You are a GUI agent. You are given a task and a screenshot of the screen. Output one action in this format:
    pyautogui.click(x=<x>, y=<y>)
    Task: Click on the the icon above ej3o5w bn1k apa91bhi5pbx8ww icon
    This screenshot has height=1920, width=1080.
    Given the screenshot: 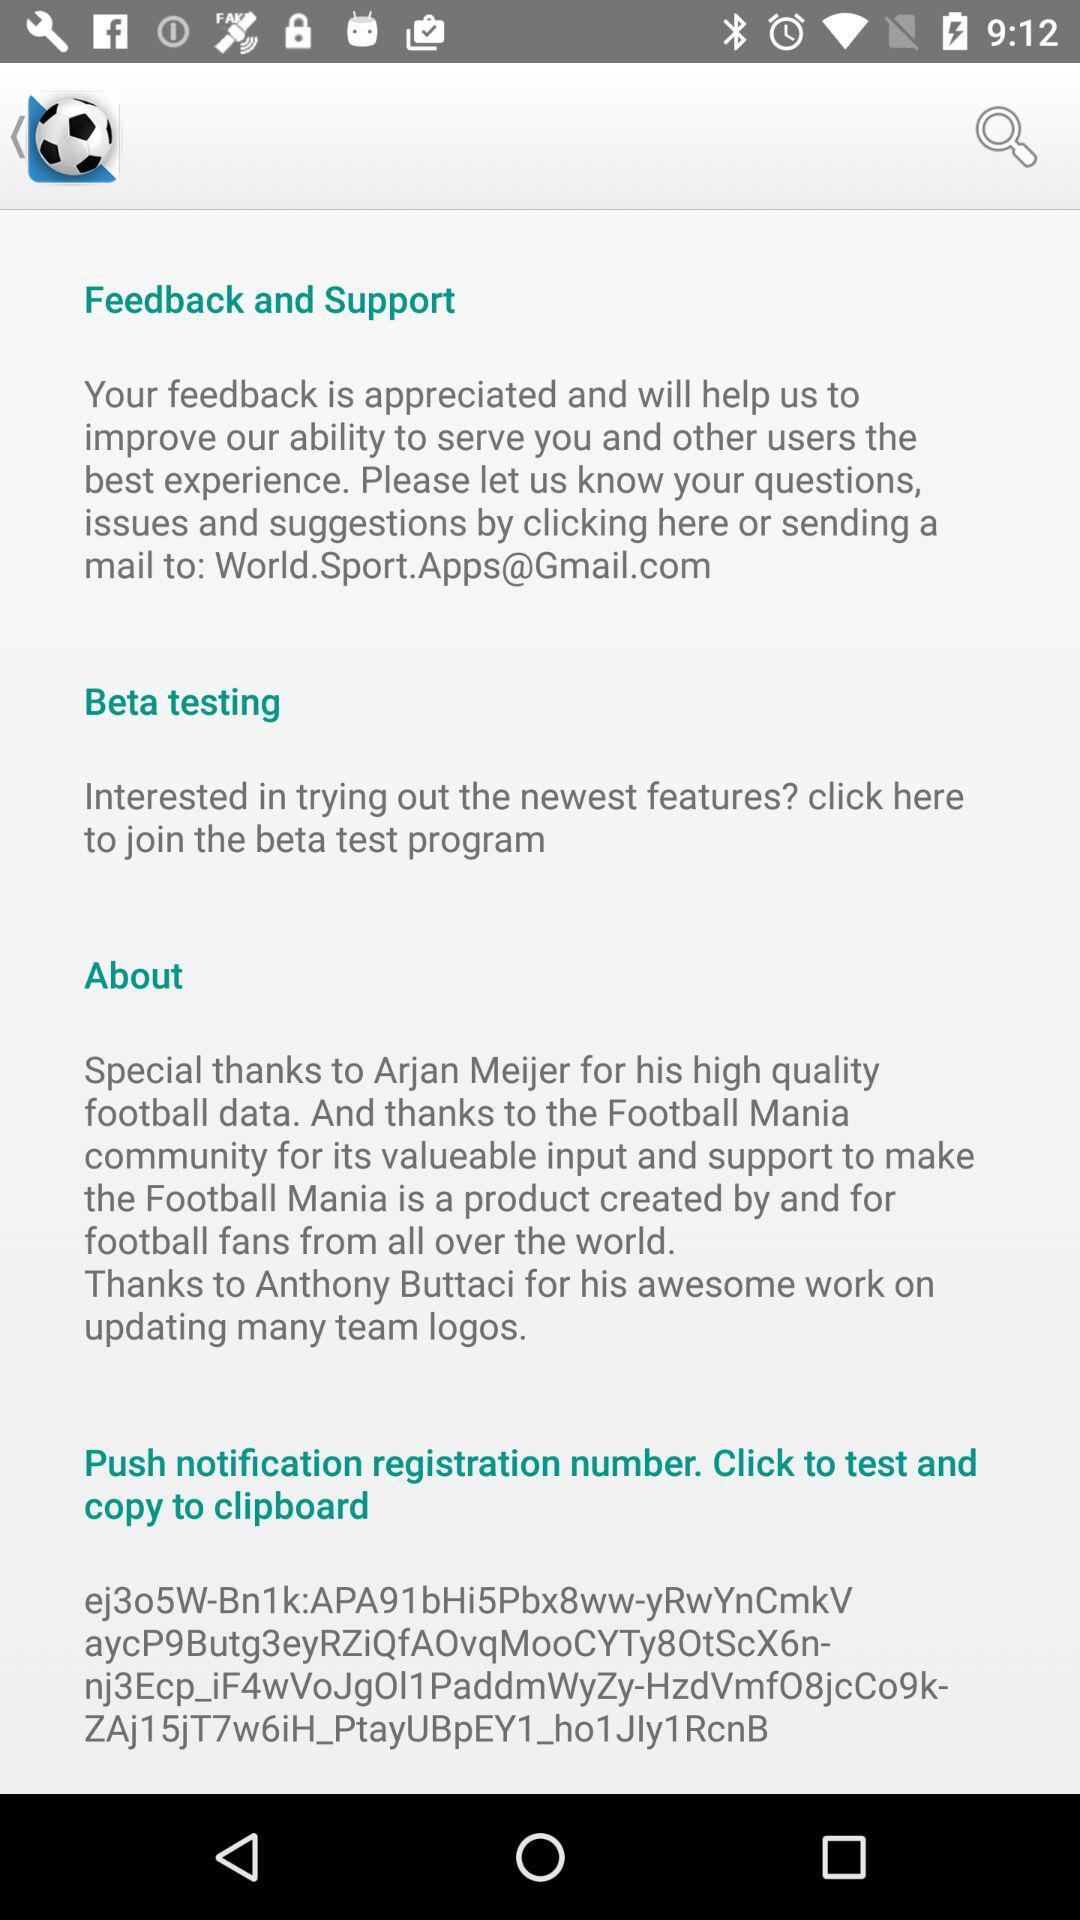 What is the action you would take?
    pyautogui.click(x=540, y=1462)
    